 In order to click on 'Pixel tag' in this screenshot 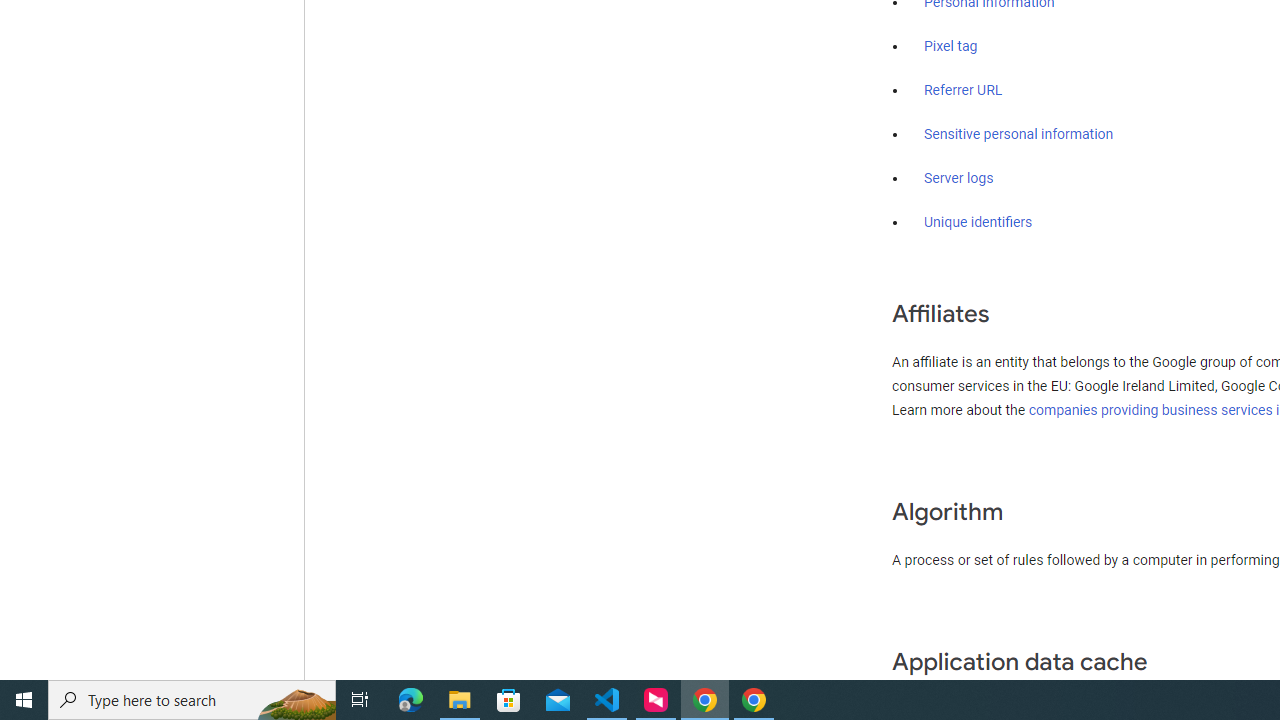, I will do `click(950, 46)`.